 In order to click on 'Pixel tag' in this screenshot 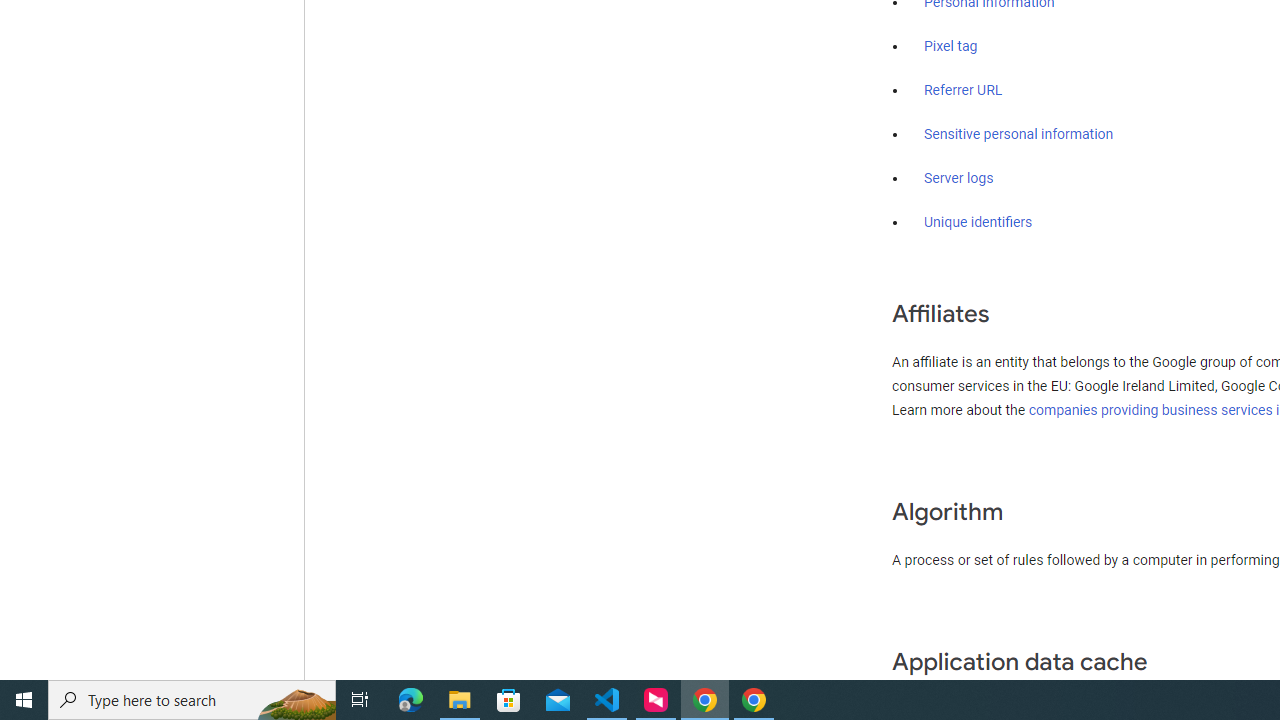, I will do `click(950, 46)`.